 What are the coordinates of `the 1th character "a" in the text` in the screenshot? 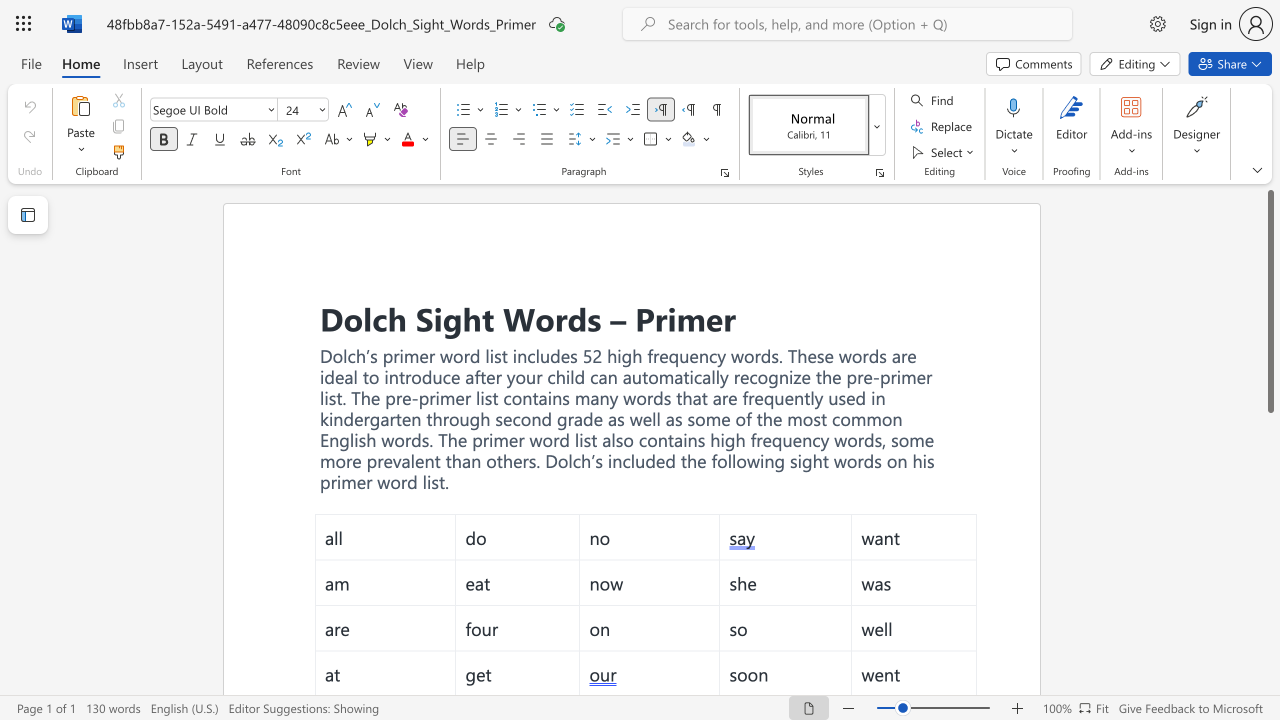 It's located at (593, 397).